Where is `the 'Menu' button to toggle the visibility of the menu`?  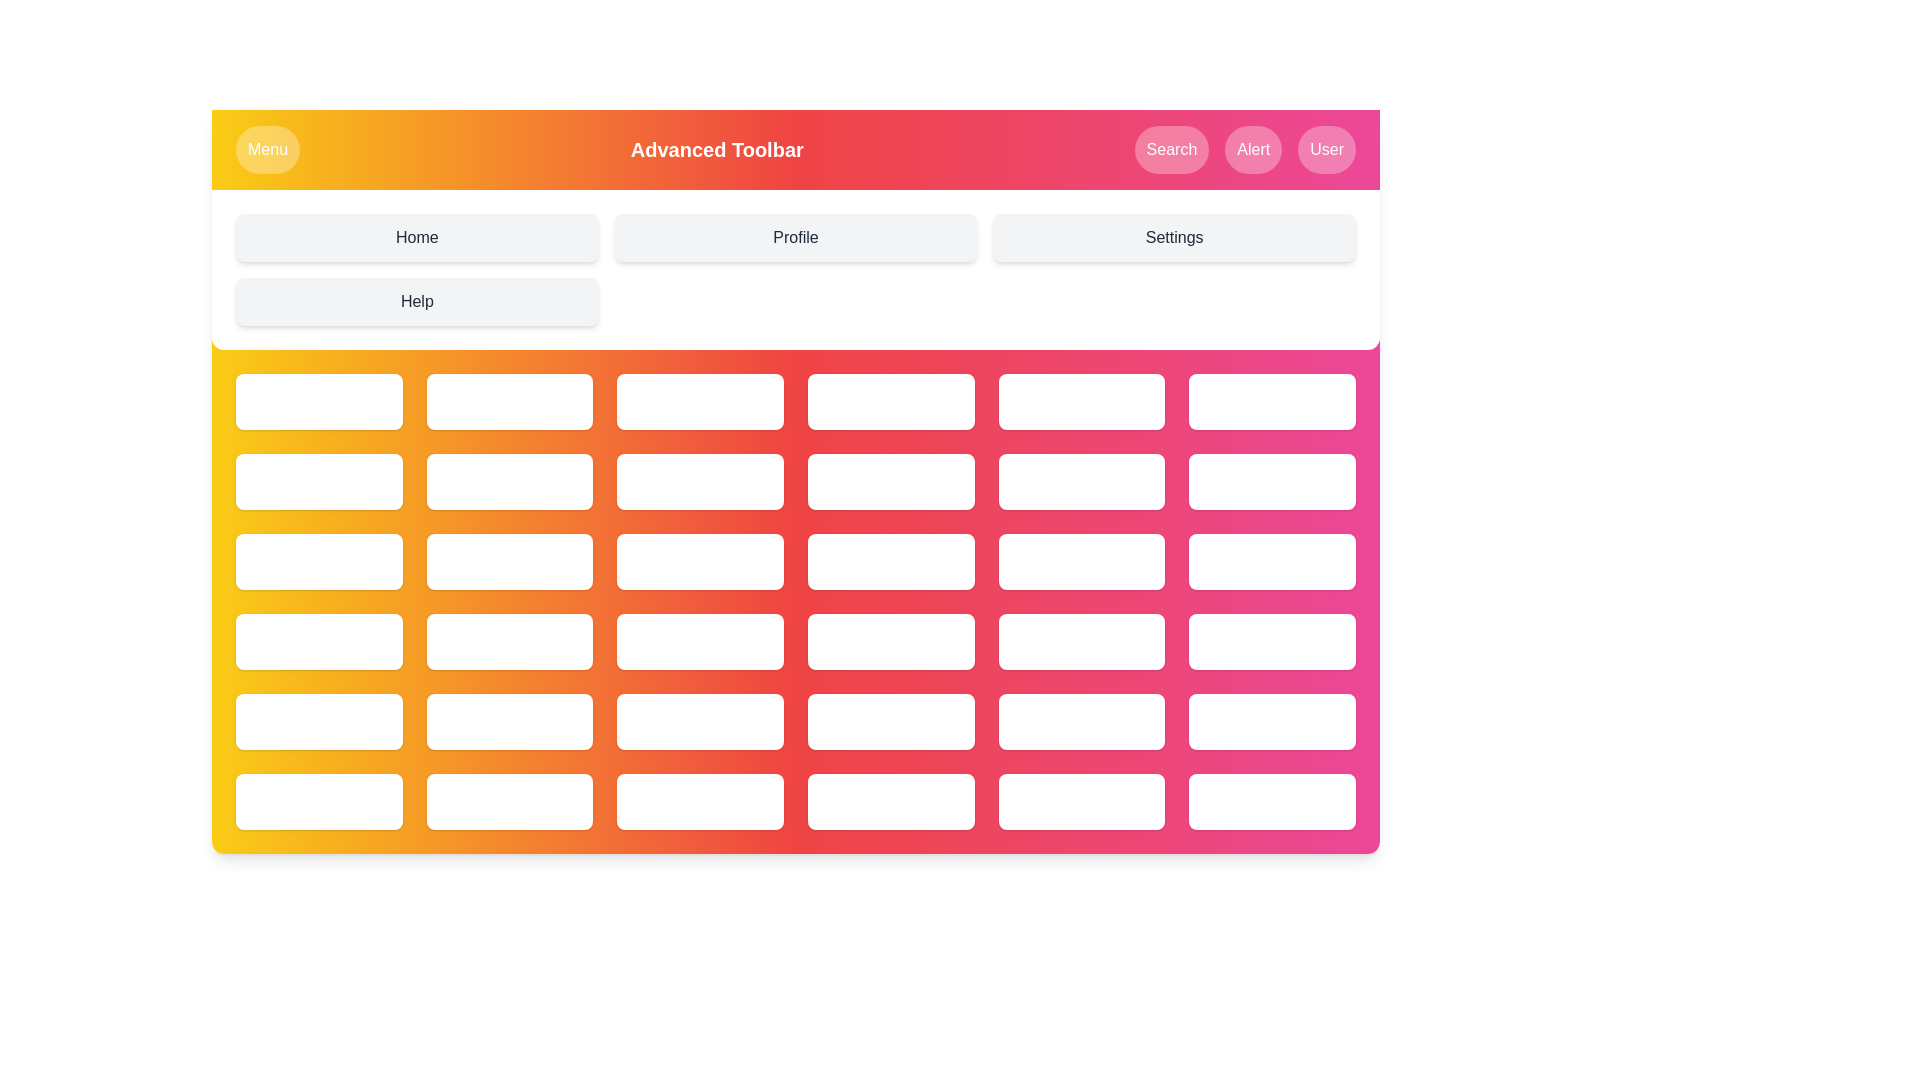 the 'Menu' button to toggle the visibility of the menu is located at coordinates (267, 149).